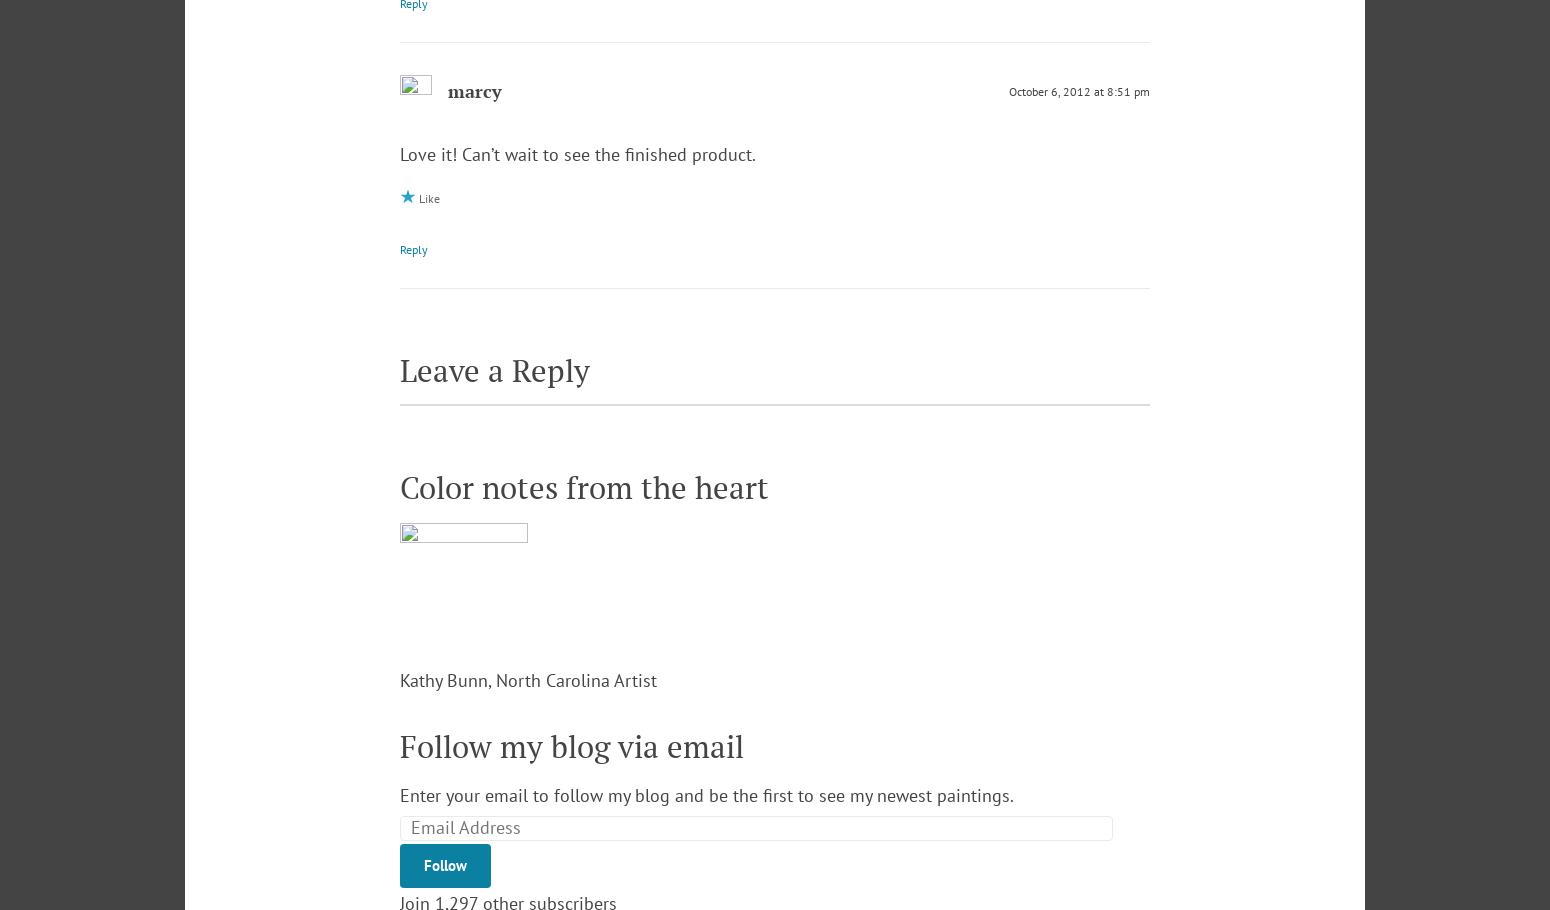 The image size is (1550, 910). What do you see at coordinates (577, 153) in the screenshot?
I see `'Love it! Can’t wait to see the finished product.'` at bounding box center [577, 153].